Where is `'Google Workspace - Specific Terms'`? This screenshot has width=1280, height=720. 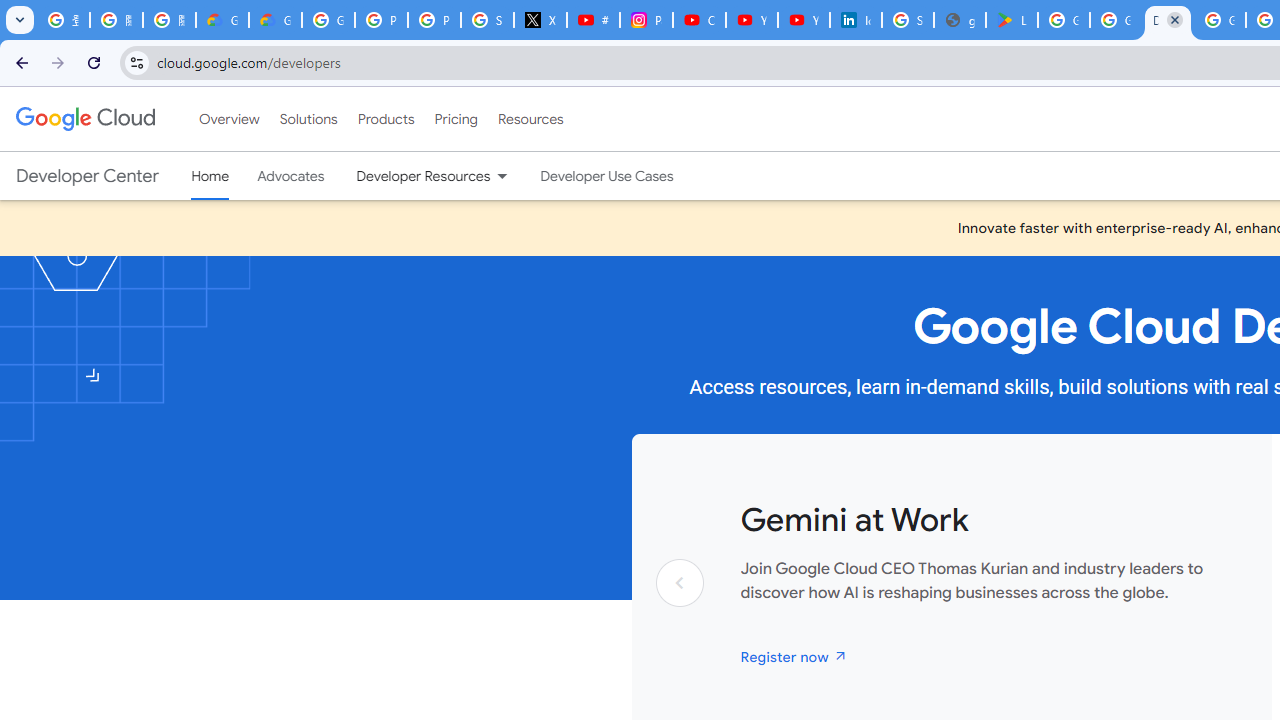 'Google Workspace - Specific Terms' is located at coordinates (1115, 20).